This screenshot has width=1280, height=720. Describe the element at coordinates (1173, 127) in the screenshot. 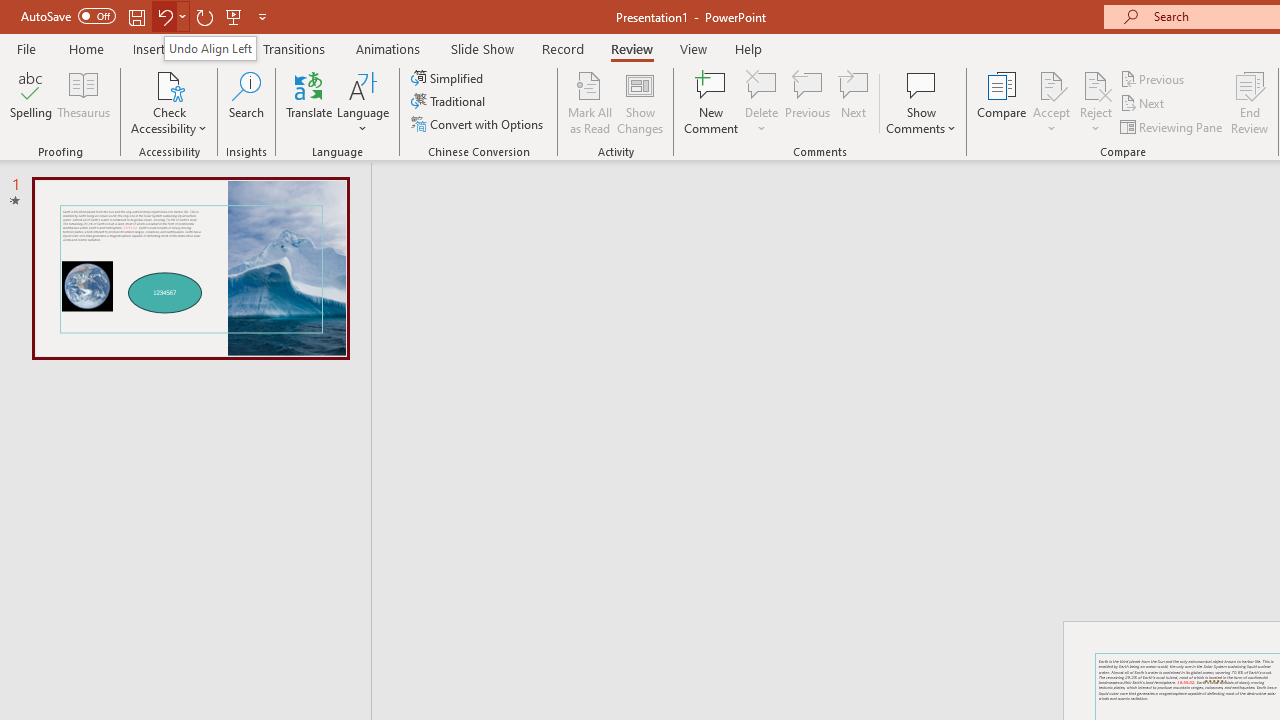

I see `'Reviewing Pane'` at that location.